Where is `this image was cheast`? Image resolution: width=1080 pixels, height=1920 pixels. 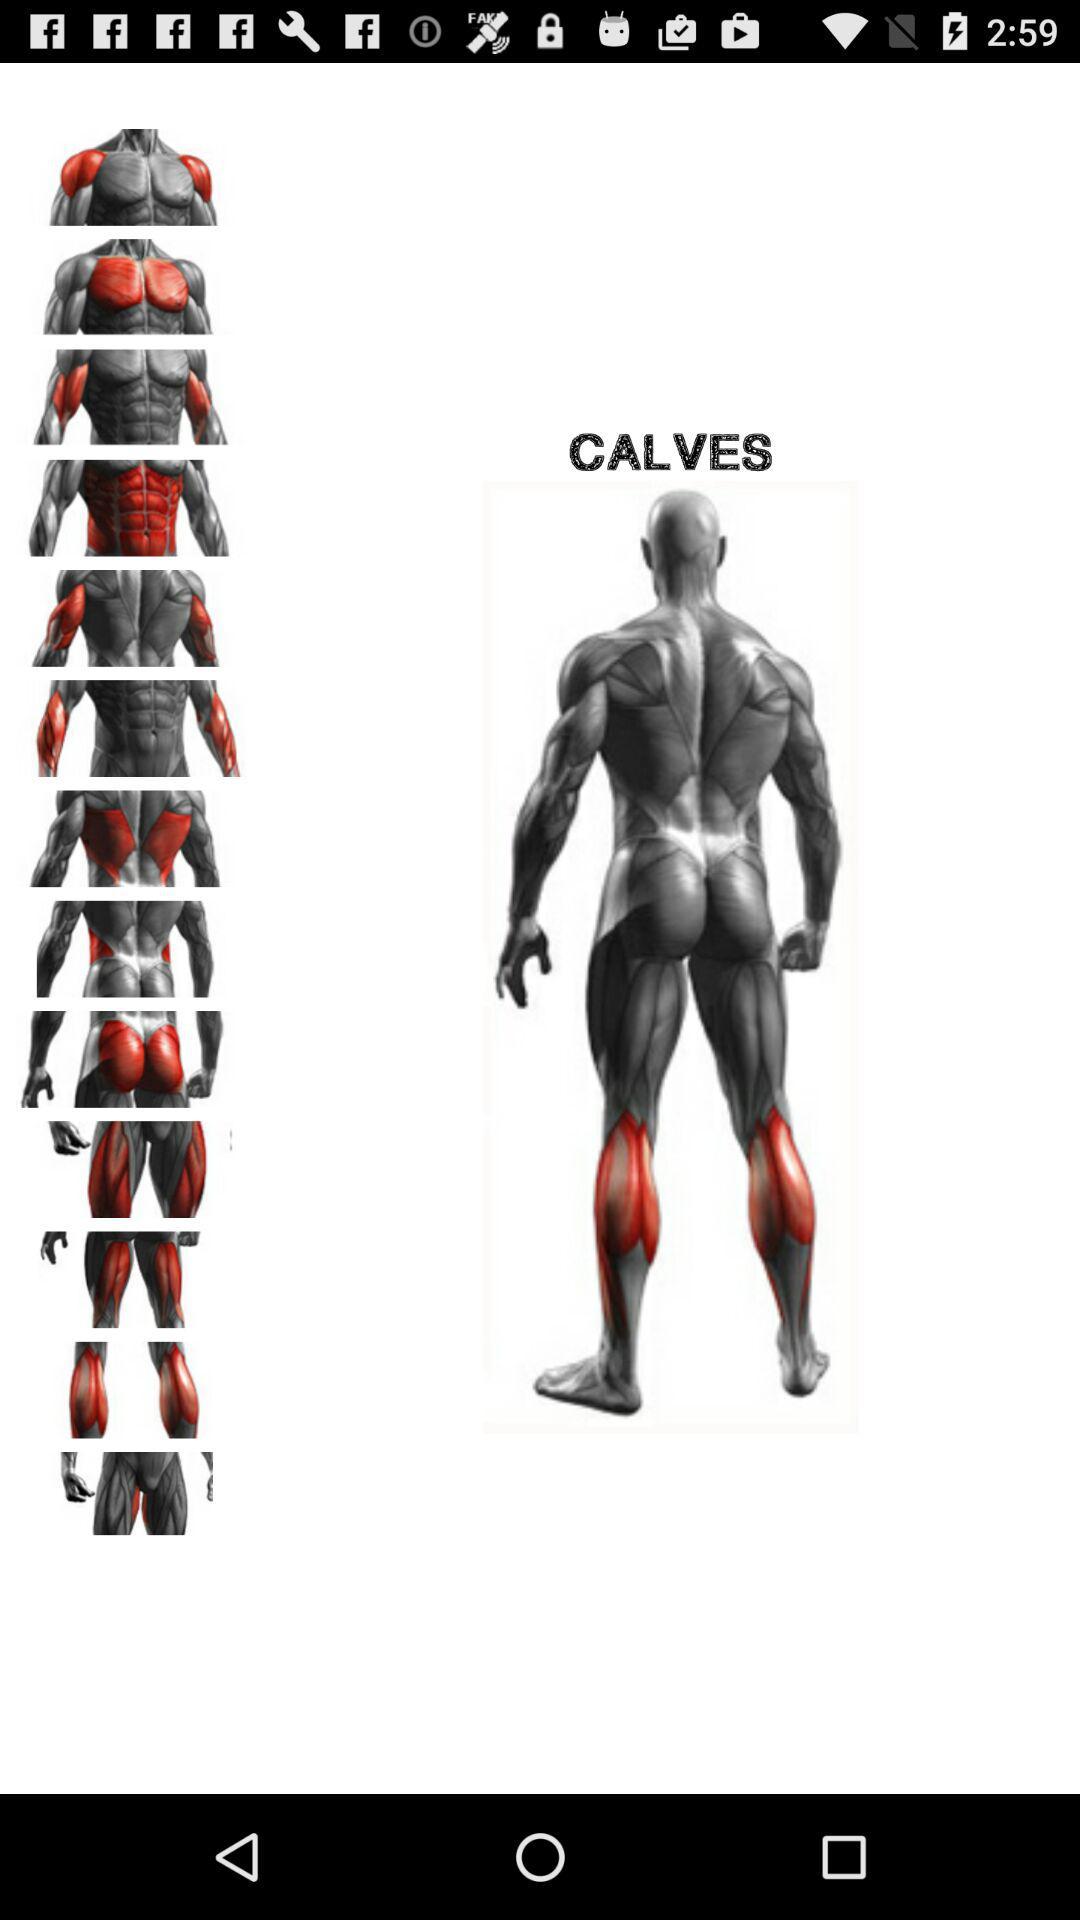 this image was cheast is located at coordinates (131, 279).